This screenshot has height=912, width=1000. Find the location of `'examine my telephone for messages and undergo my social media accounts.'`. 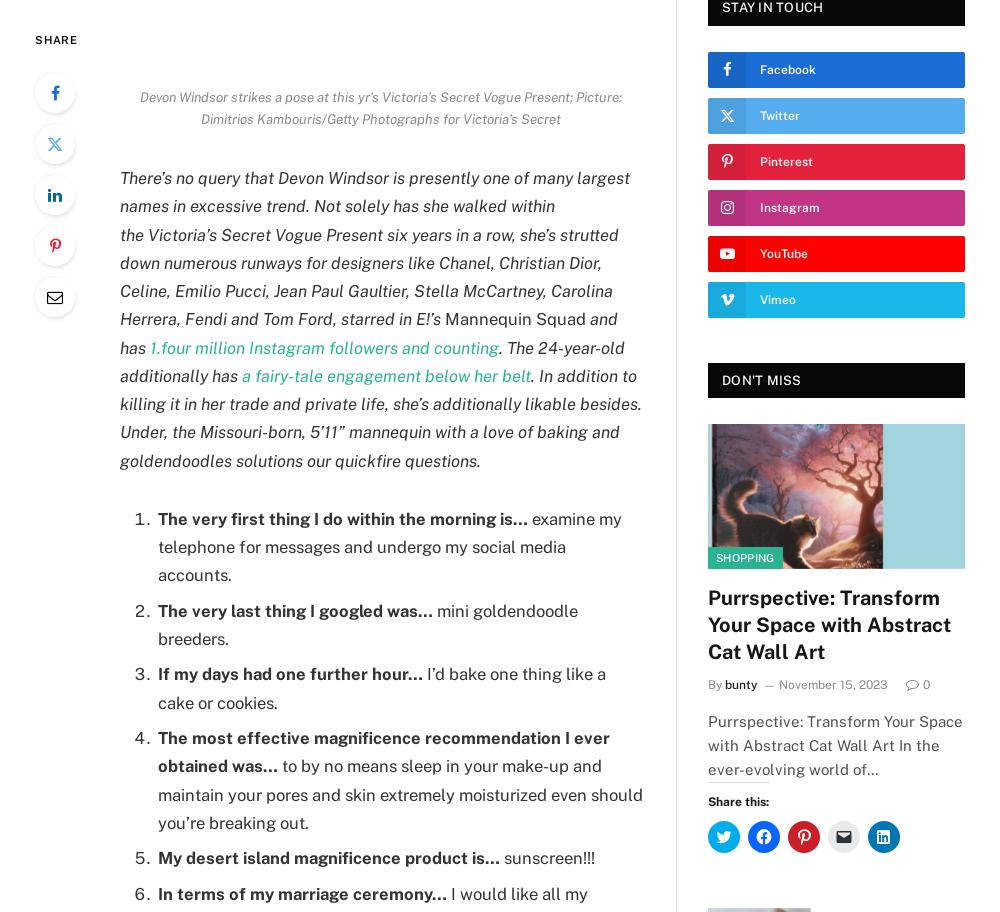

'examine my telephone for messages and undergo my social media accounts.' is located at coordinates (390, 546).